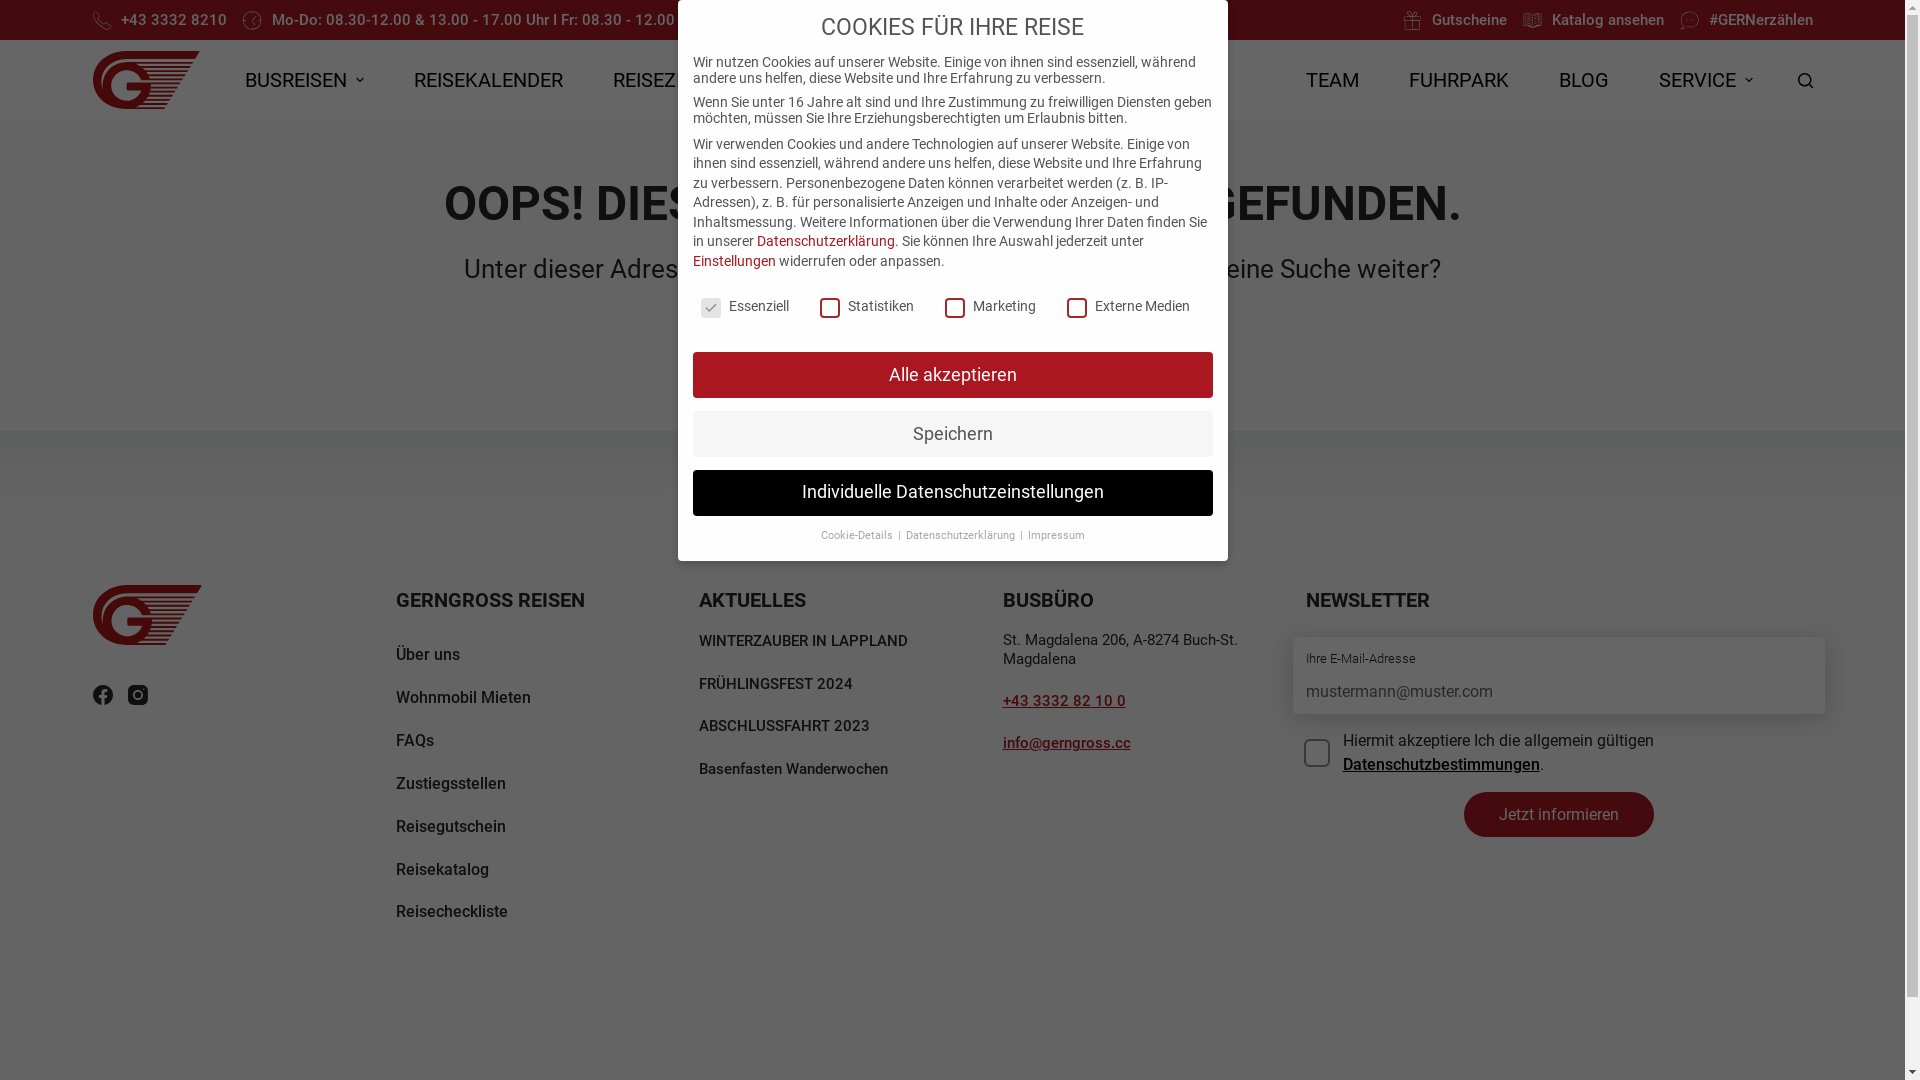  What do you see at coordinates (950, 433) in the screenshot?
I see `'Speichern'` at bounding box center [950, 433].